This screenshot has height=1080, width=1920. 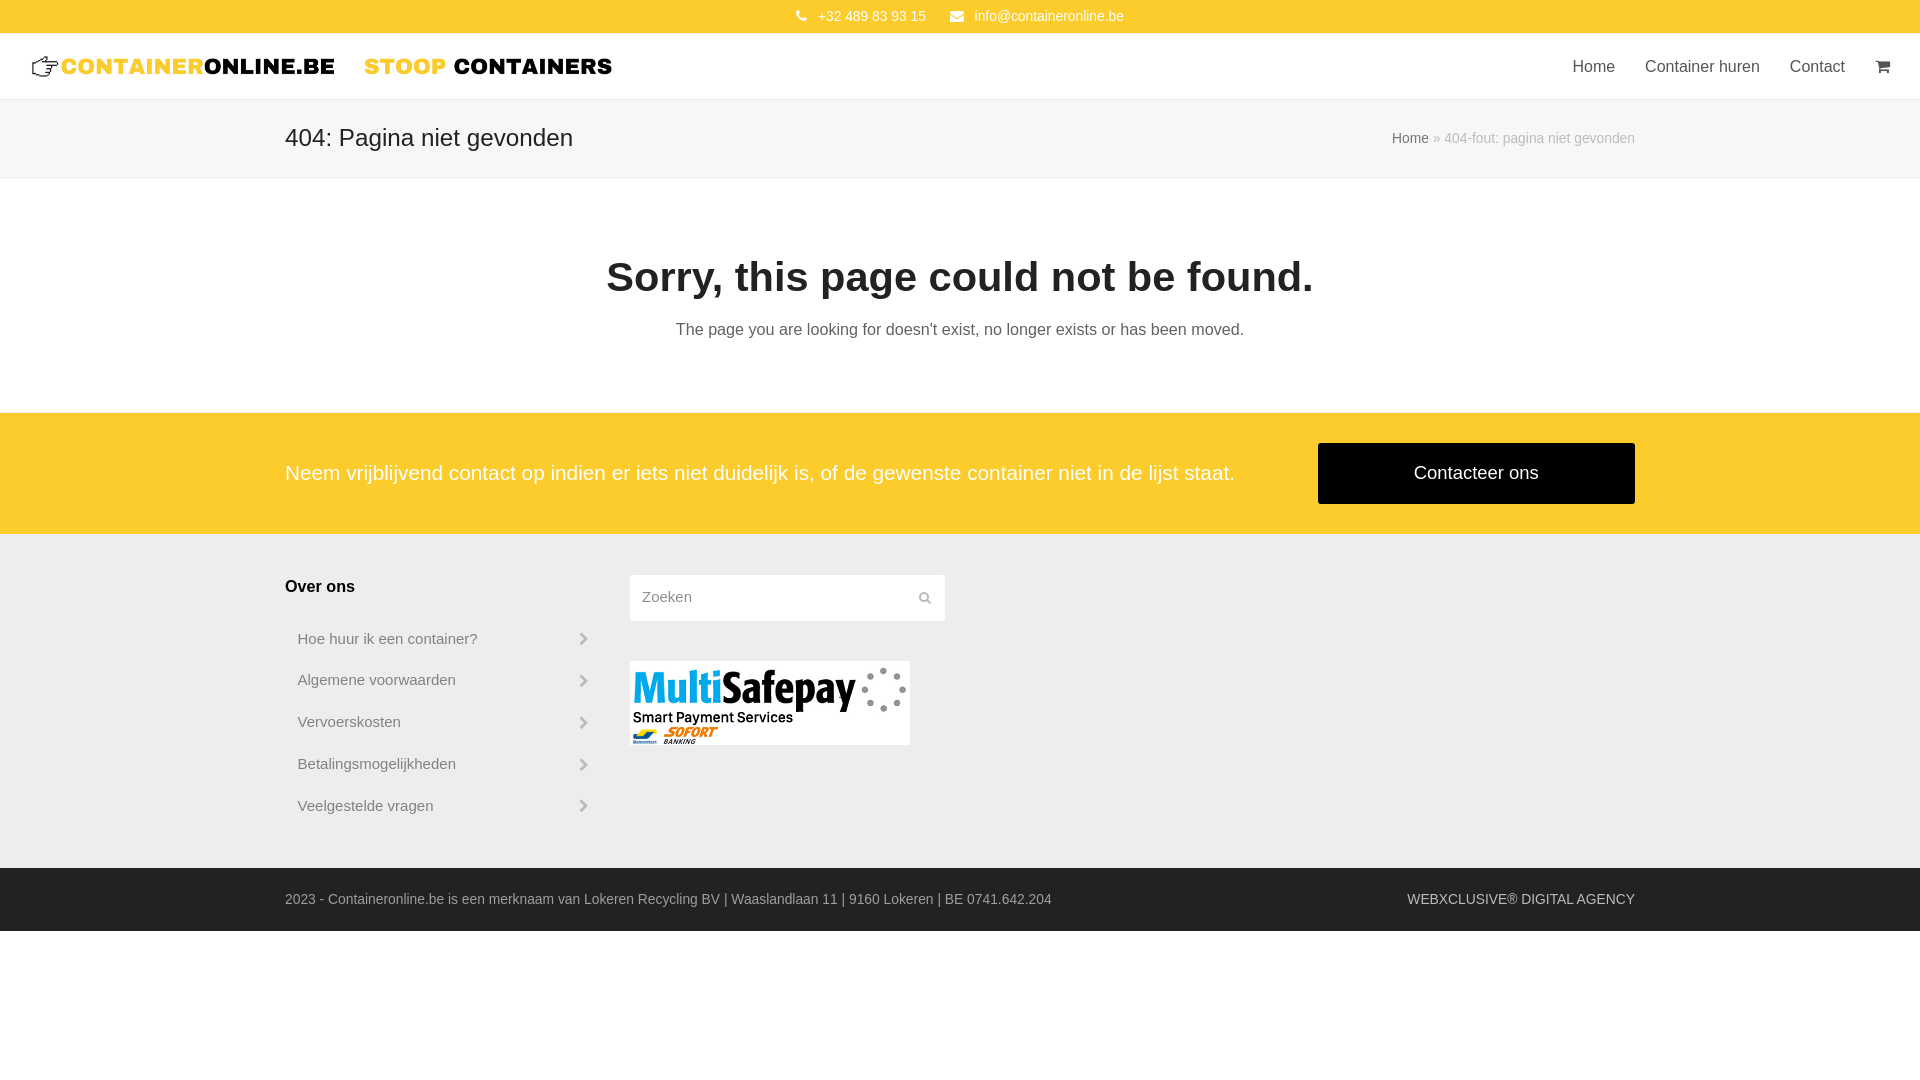 What do you see at coordinates (974, 15) in the screenshot?
I see `'info@containeronline.be'` at bounding box center [974, 15].